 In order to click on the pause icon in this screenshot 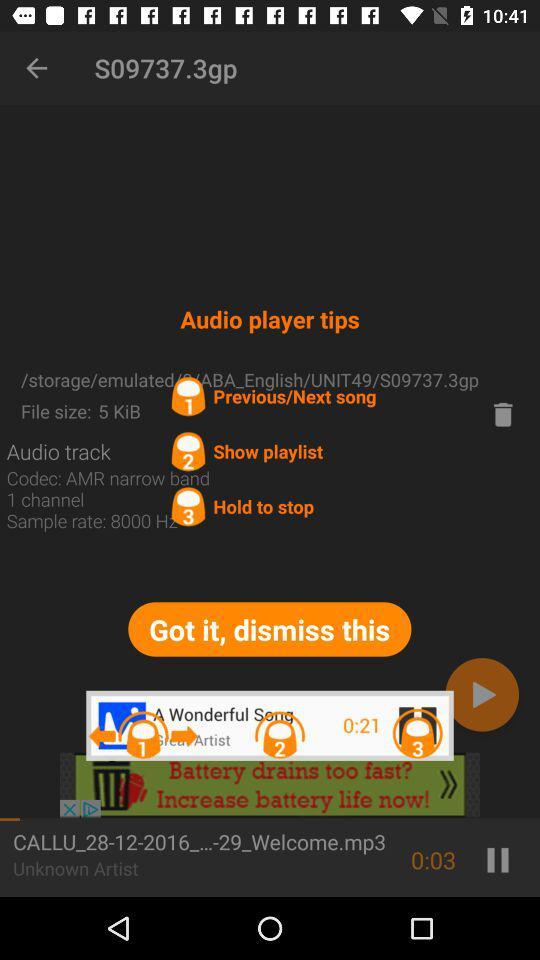, I will do `click(496, 859)`.